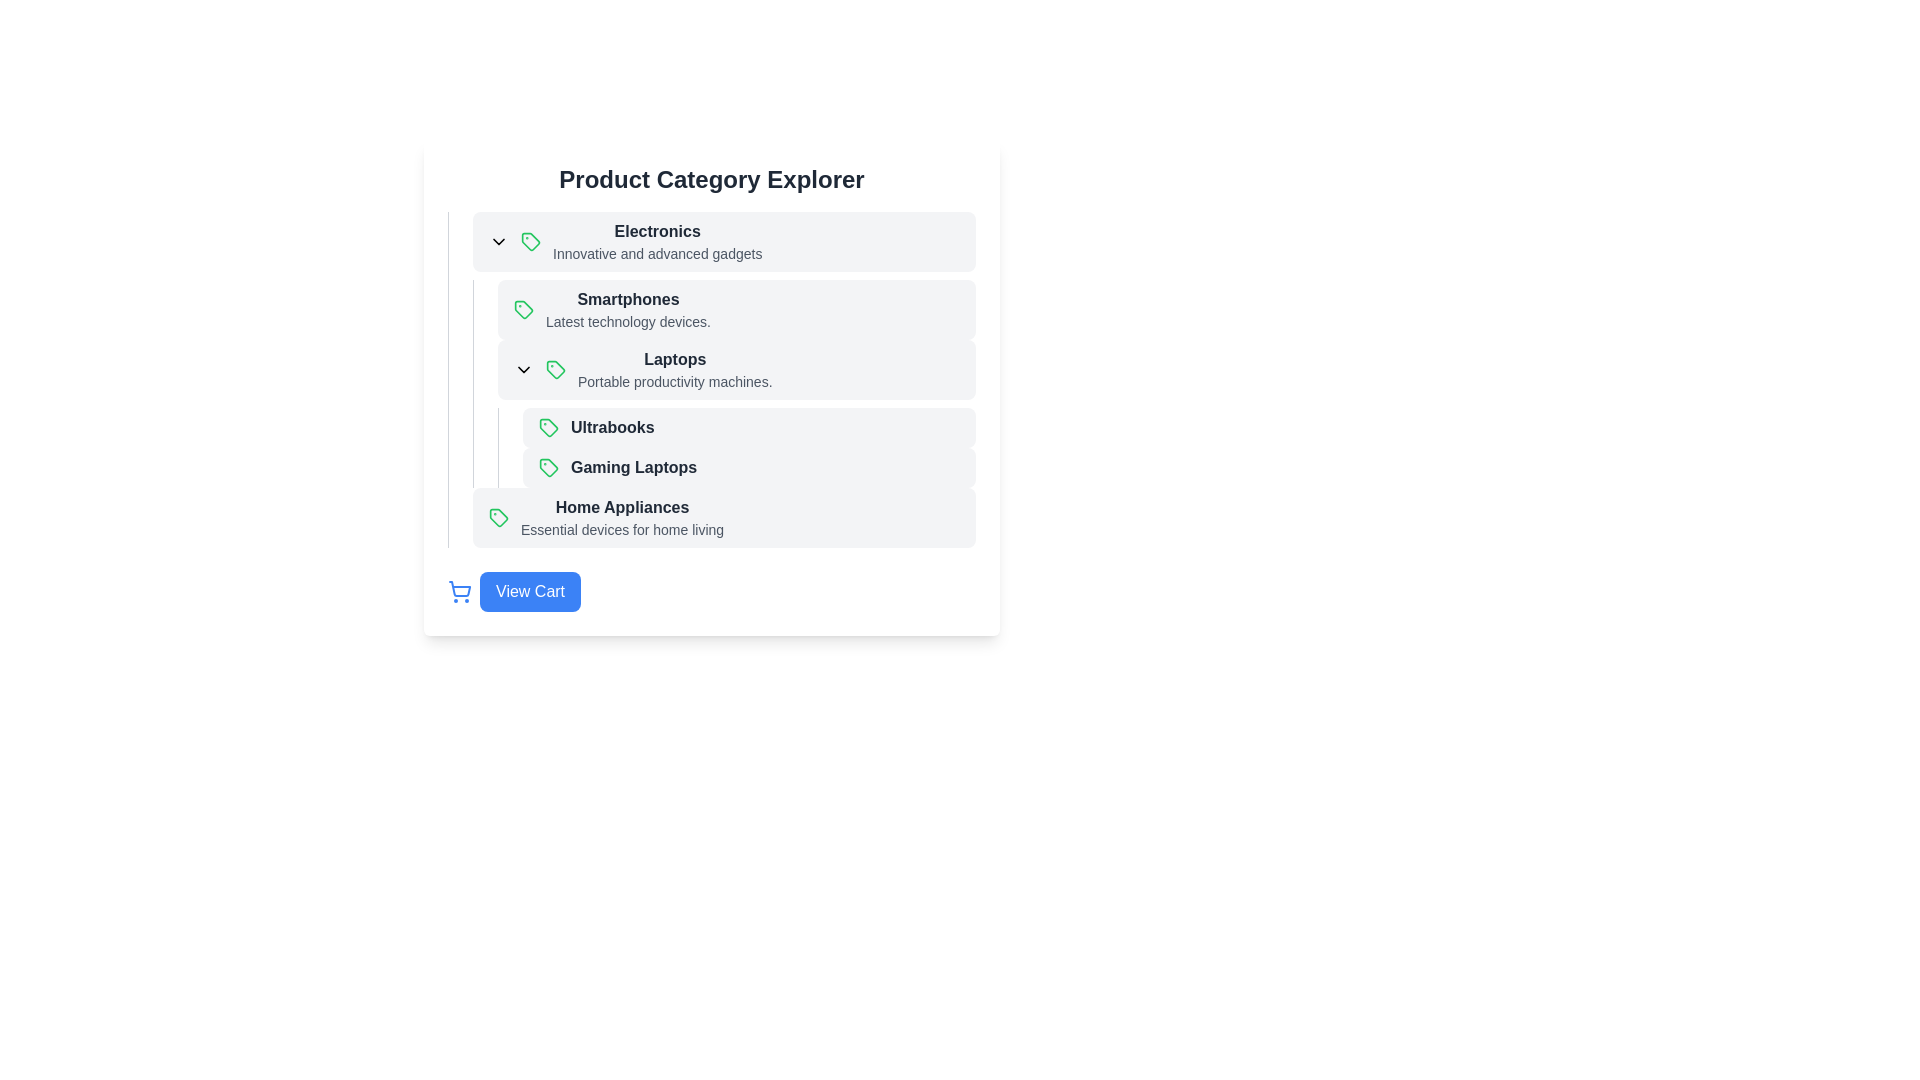  Describe the element at coordinates (523, 370) in the screenshot. I see `the icon located near the left side of the 'Laptops' label` at that location.